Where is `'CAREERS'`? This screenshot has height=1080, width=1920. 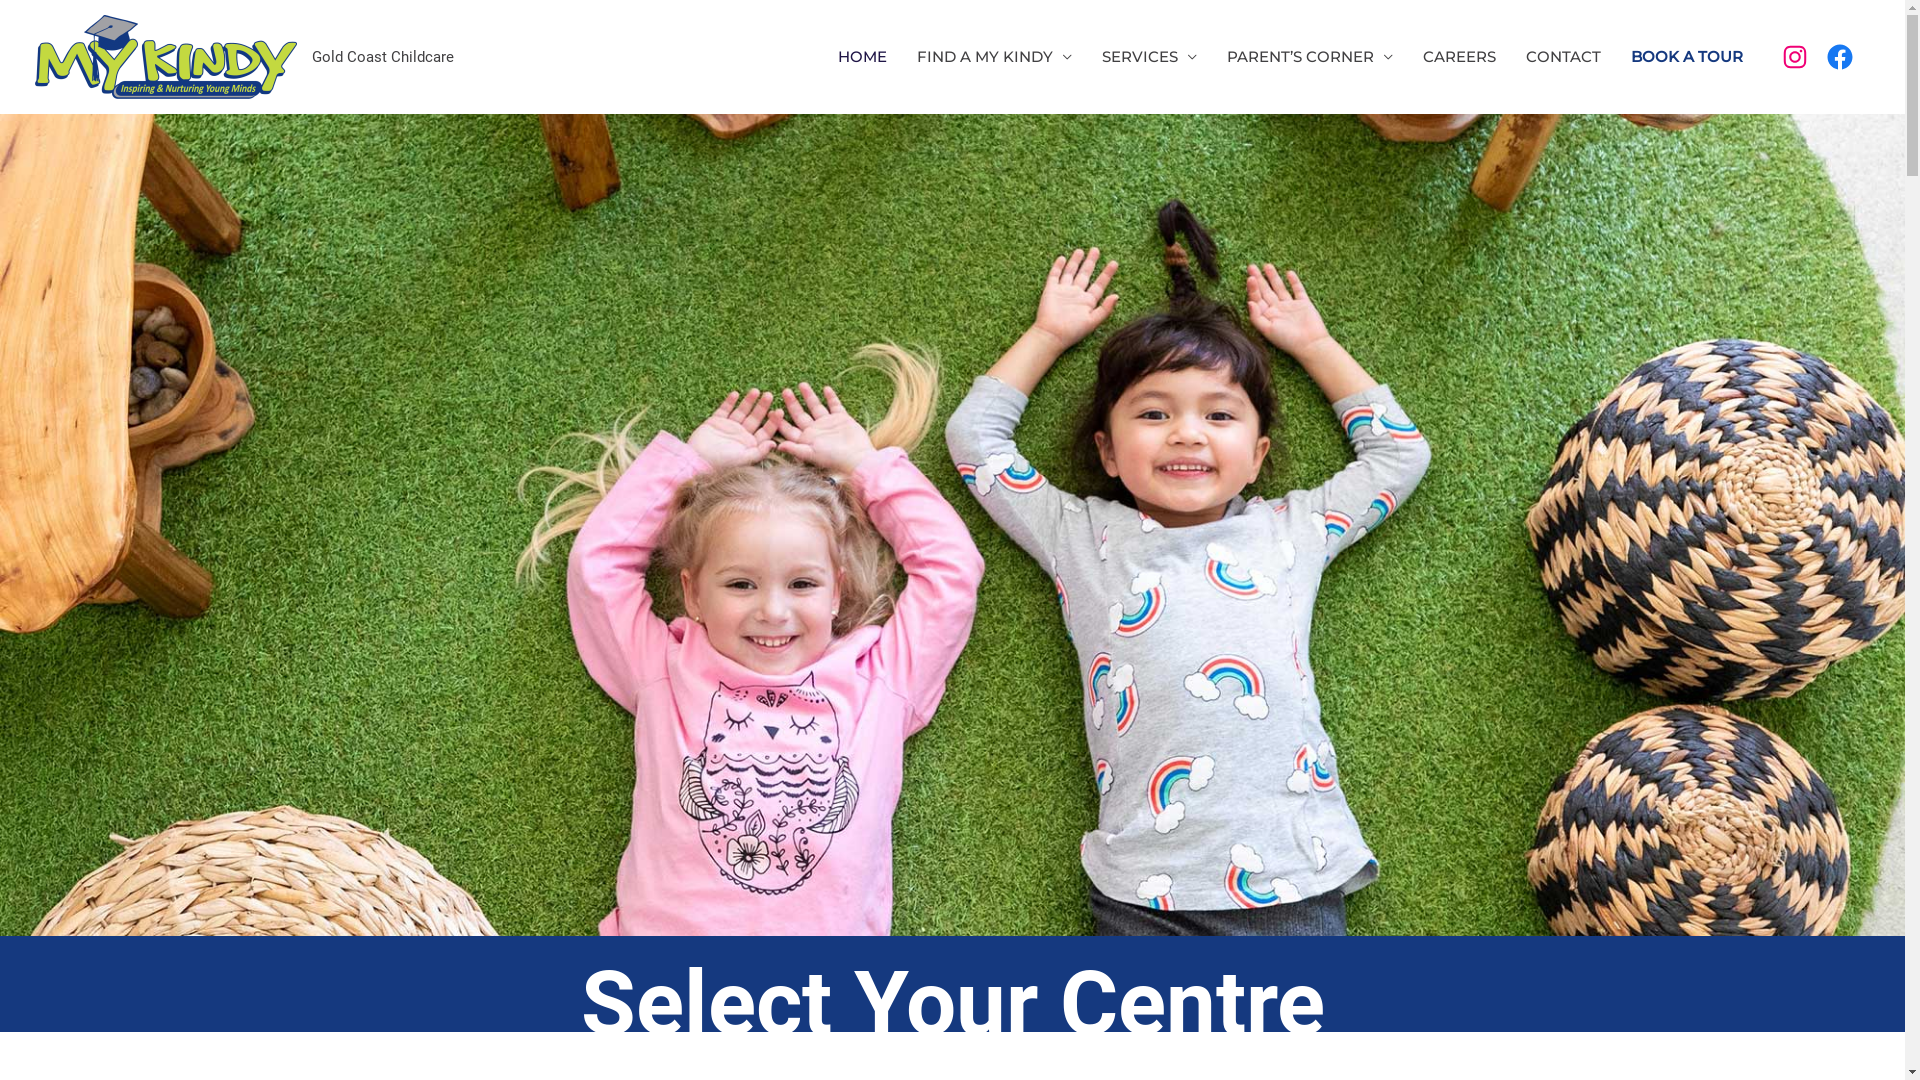
'CAREERS' is located at coordinates (1459, 56).